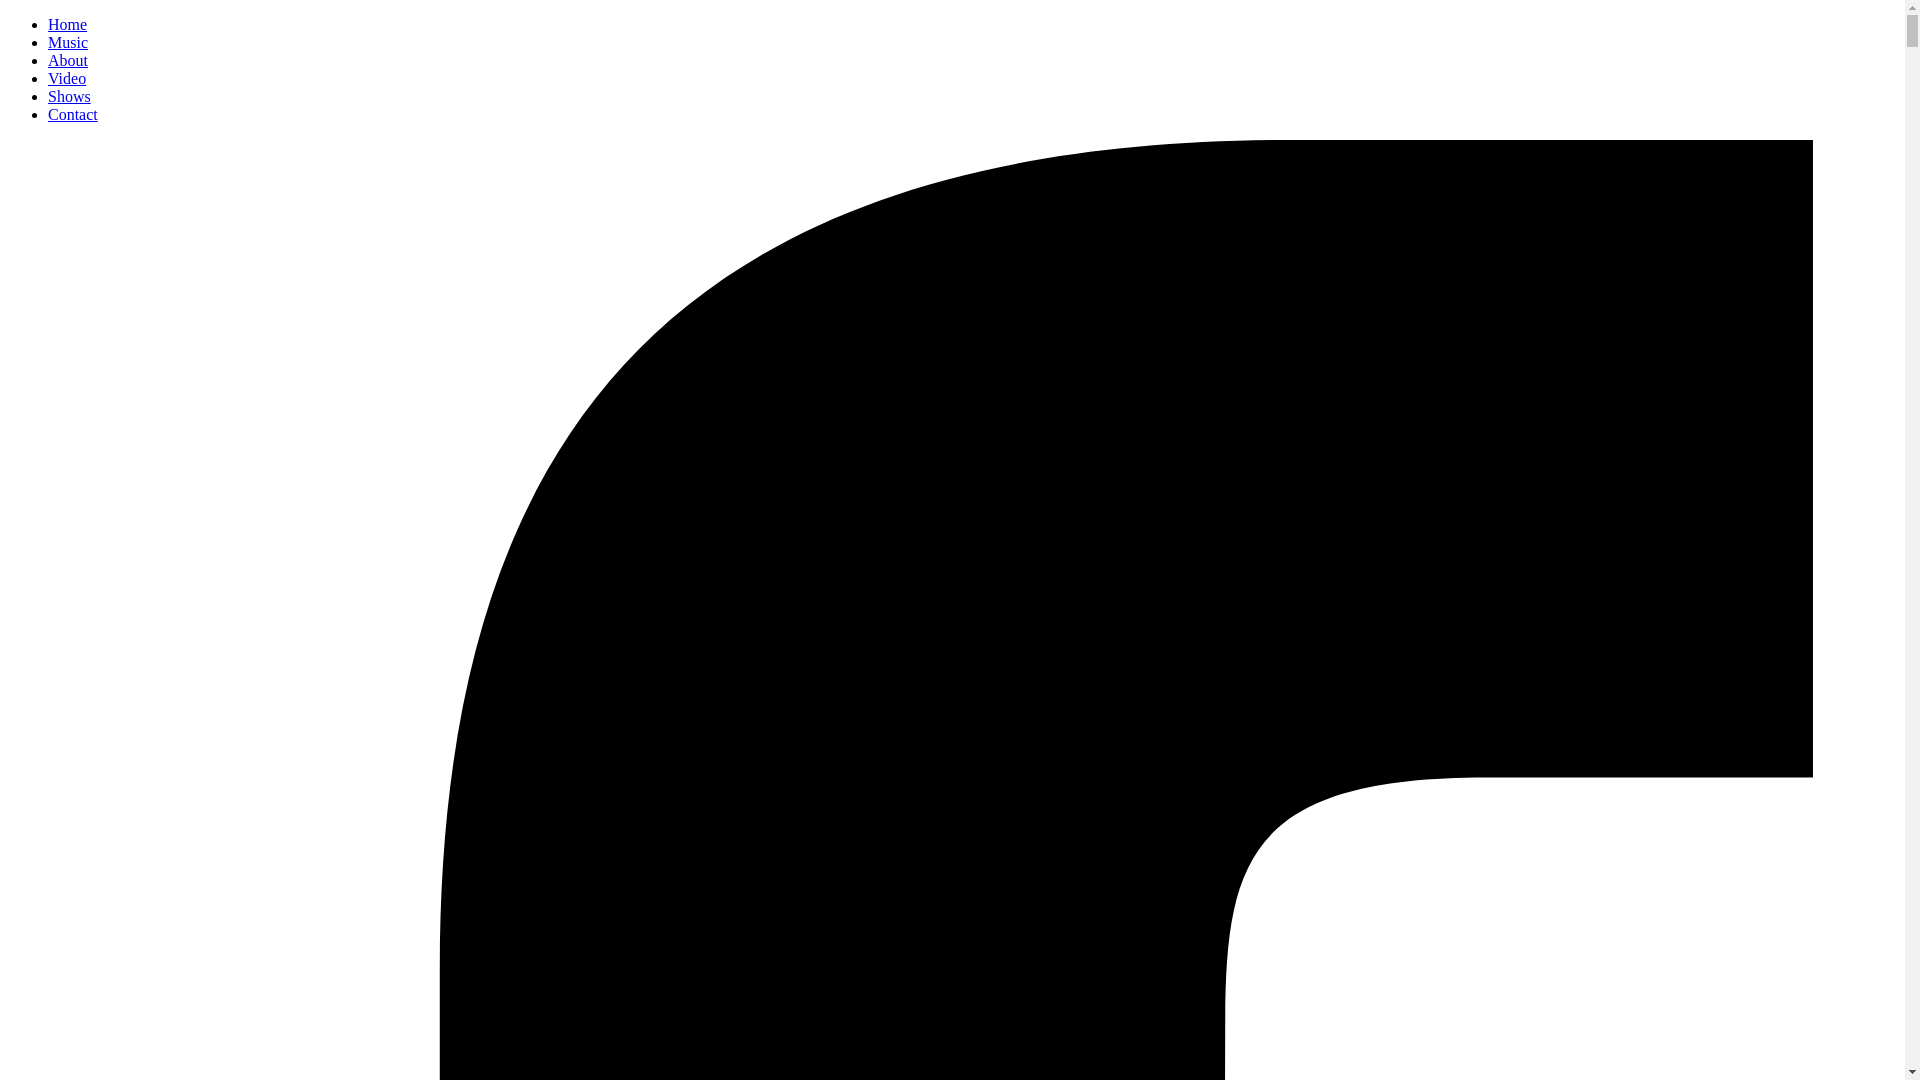 Image resolution: width=1920 pixels, height=1080 pixels. What do you see at coordinates (69, 96) in the screenshot?
I see `'Shows'` at bounding box center [69, 96].